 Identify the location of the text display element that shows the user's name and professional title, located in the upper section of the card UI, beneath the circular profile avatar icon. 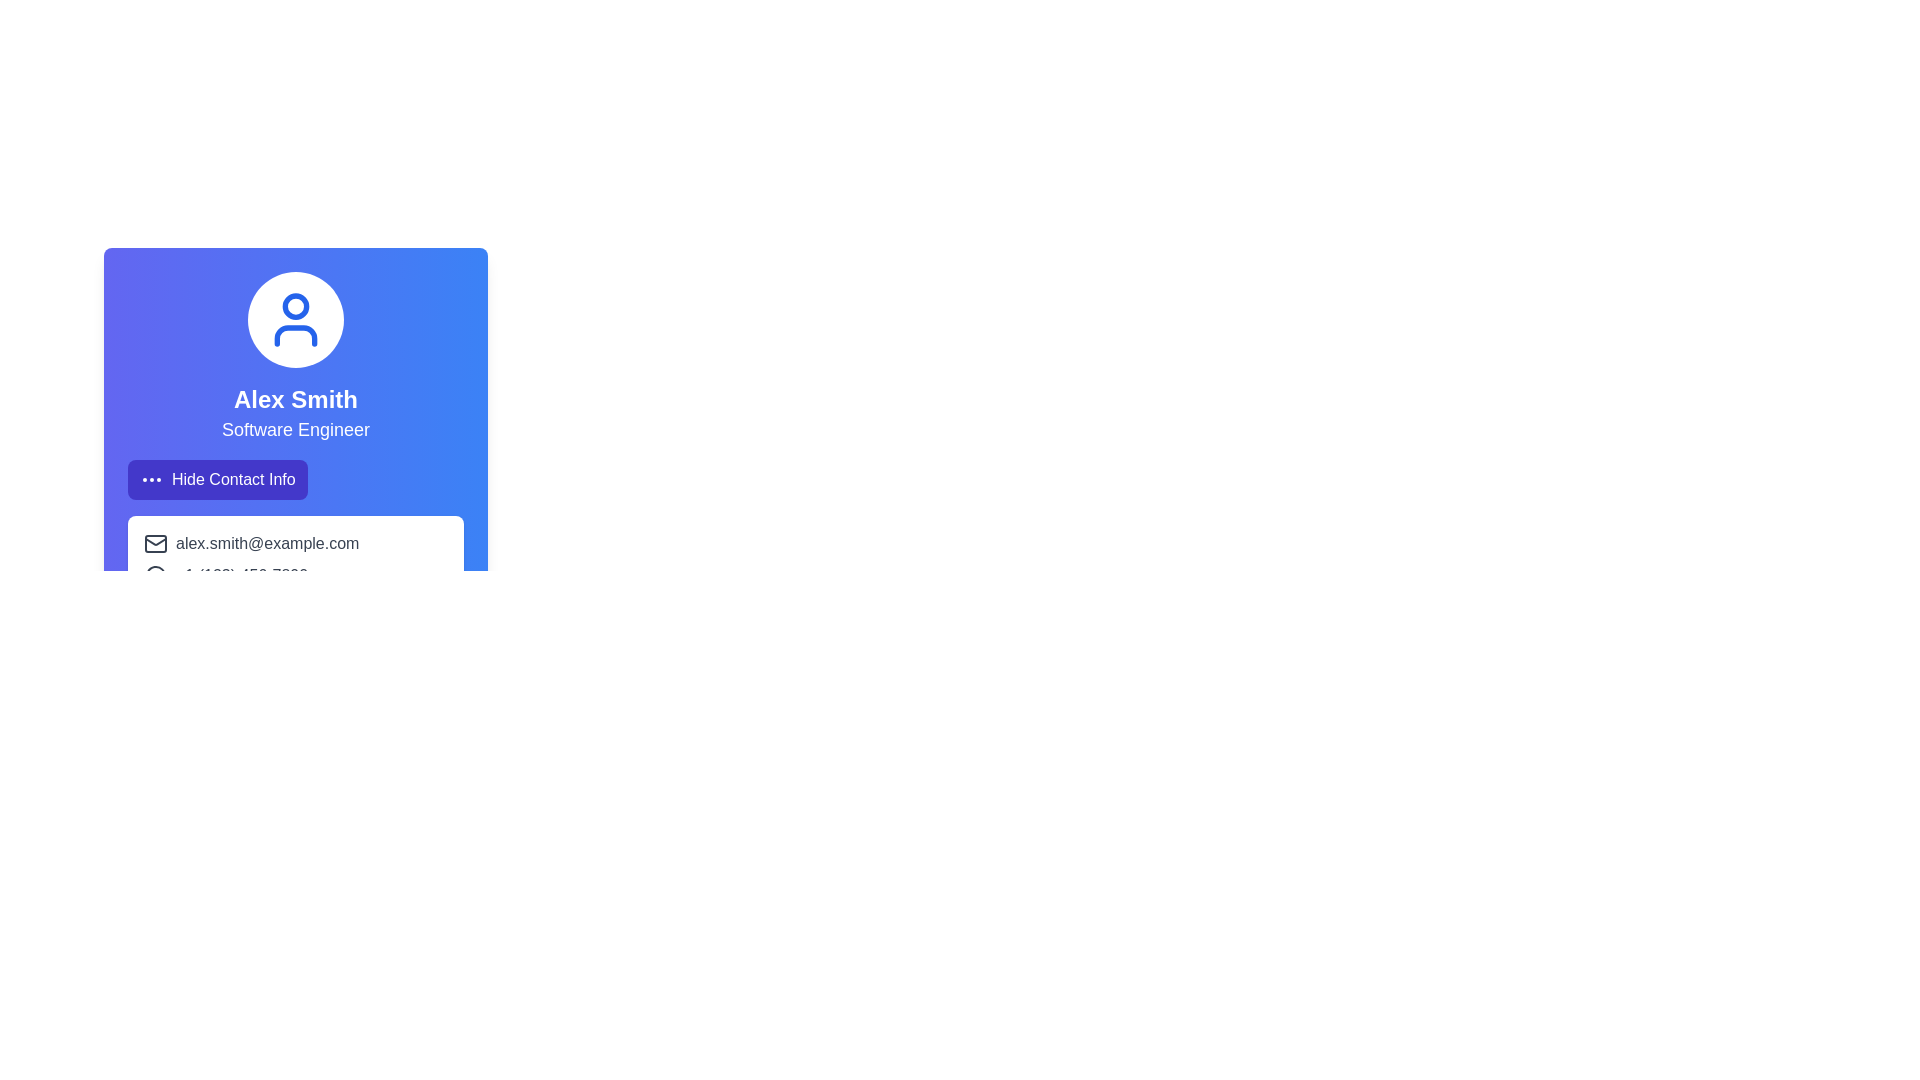
(295, 385).